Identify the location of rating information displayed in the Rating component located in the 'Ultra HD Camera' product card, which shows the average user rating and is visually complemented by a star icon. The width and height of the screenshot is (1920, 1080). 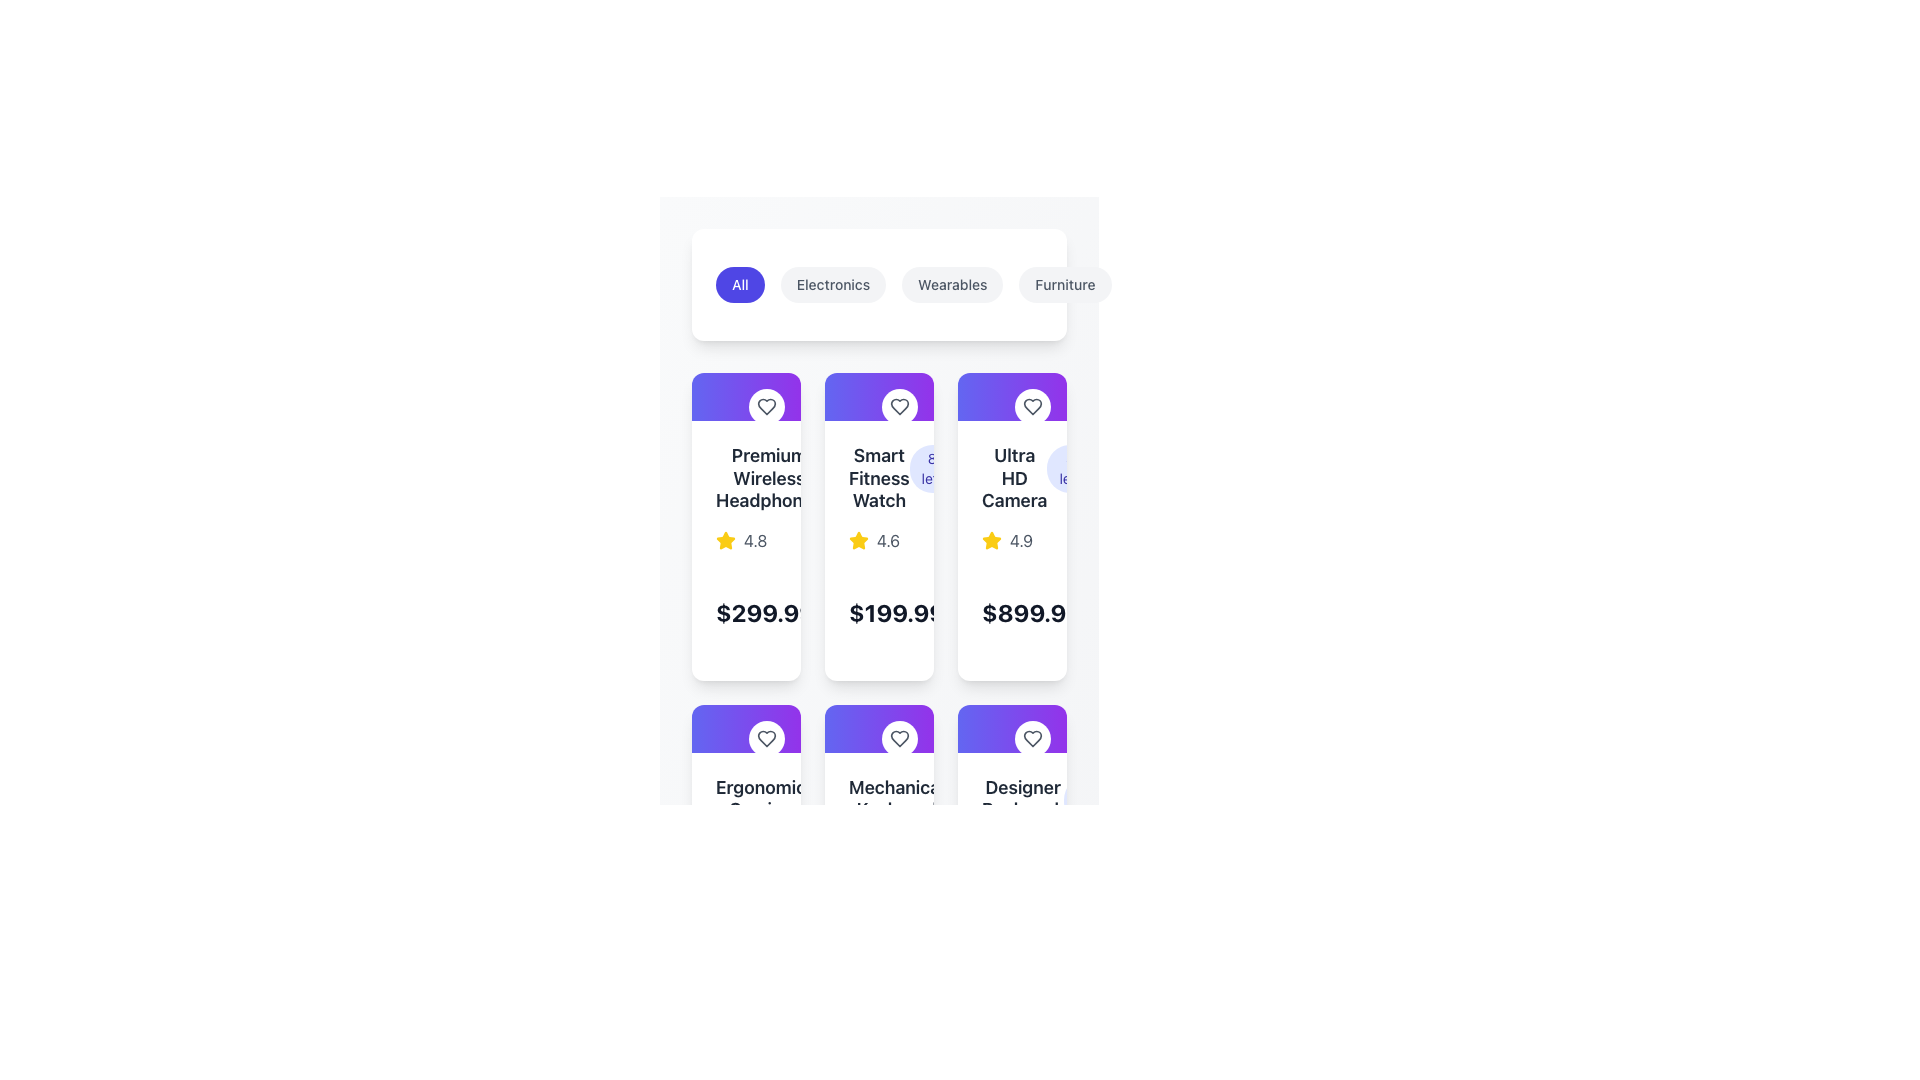
(1012, 540).